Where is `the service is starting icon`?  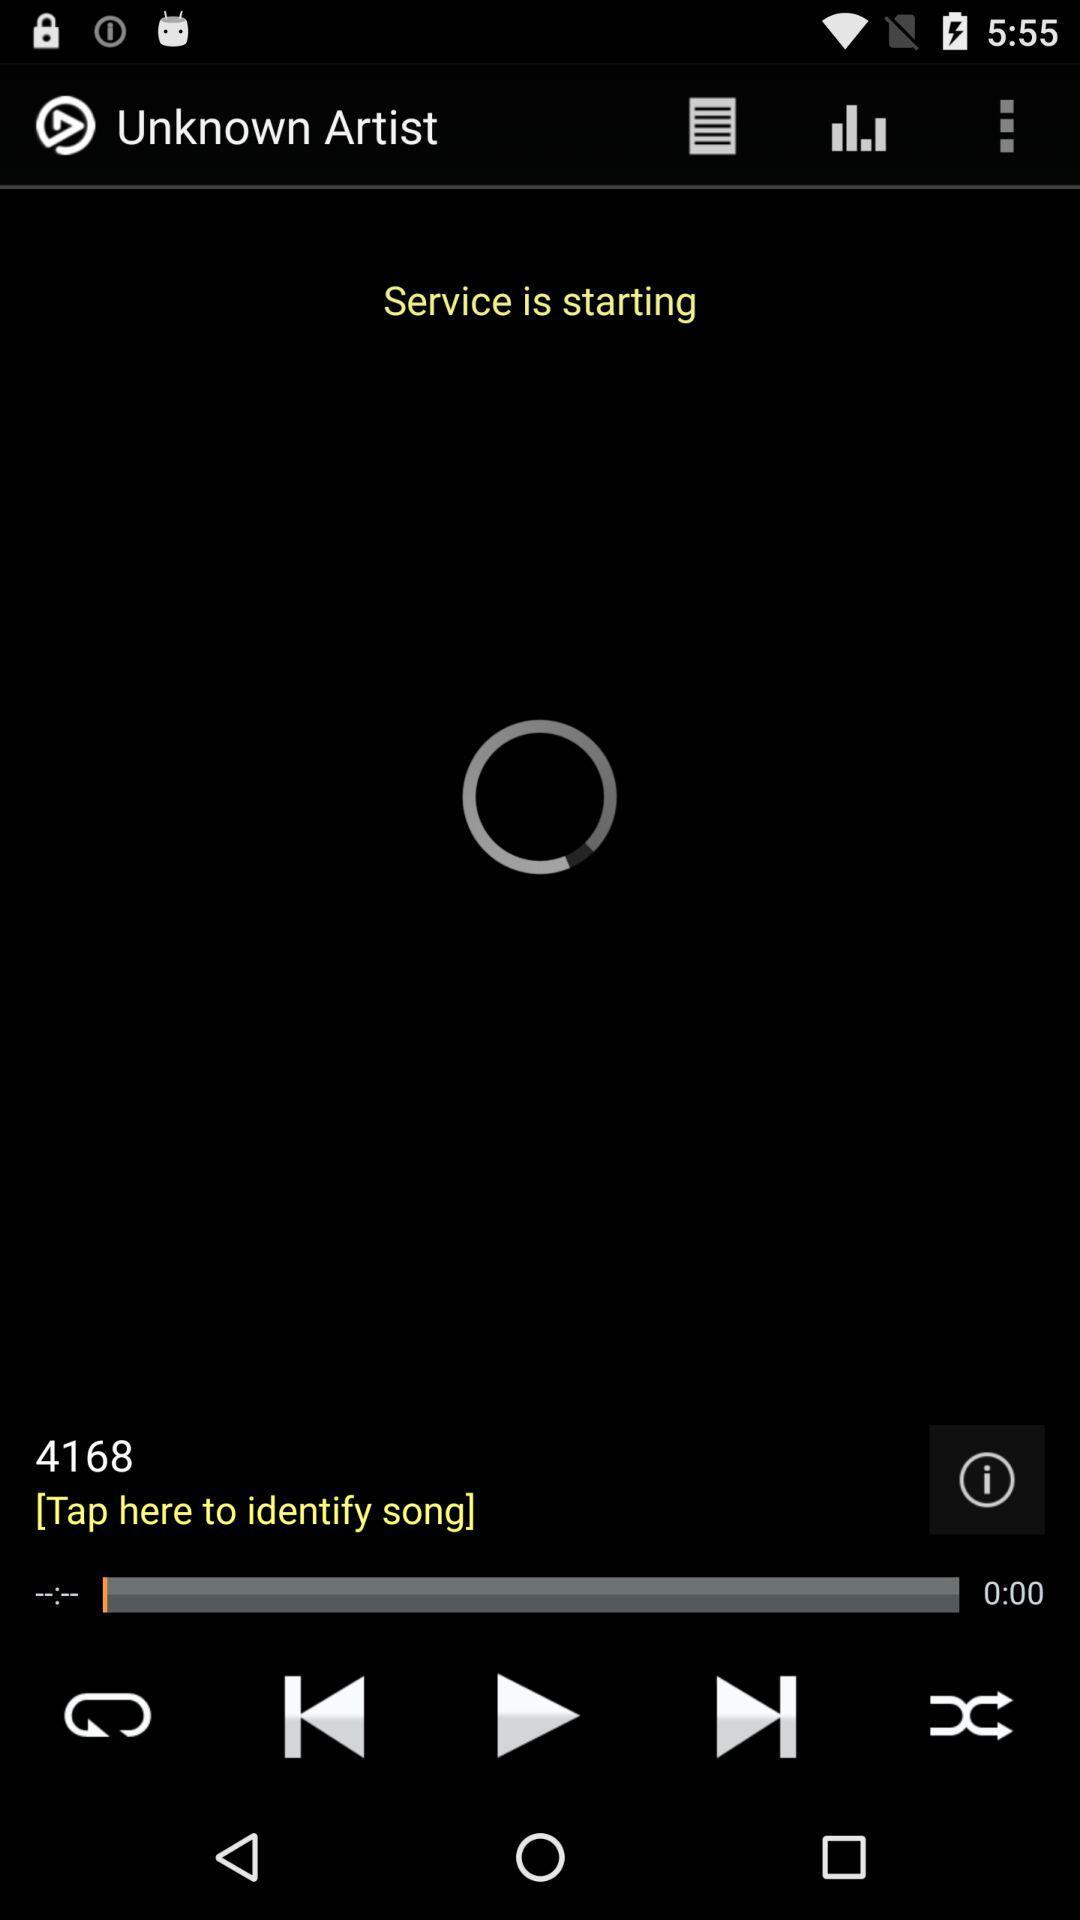 the service is starting icon is located at coordinates (540, 298).